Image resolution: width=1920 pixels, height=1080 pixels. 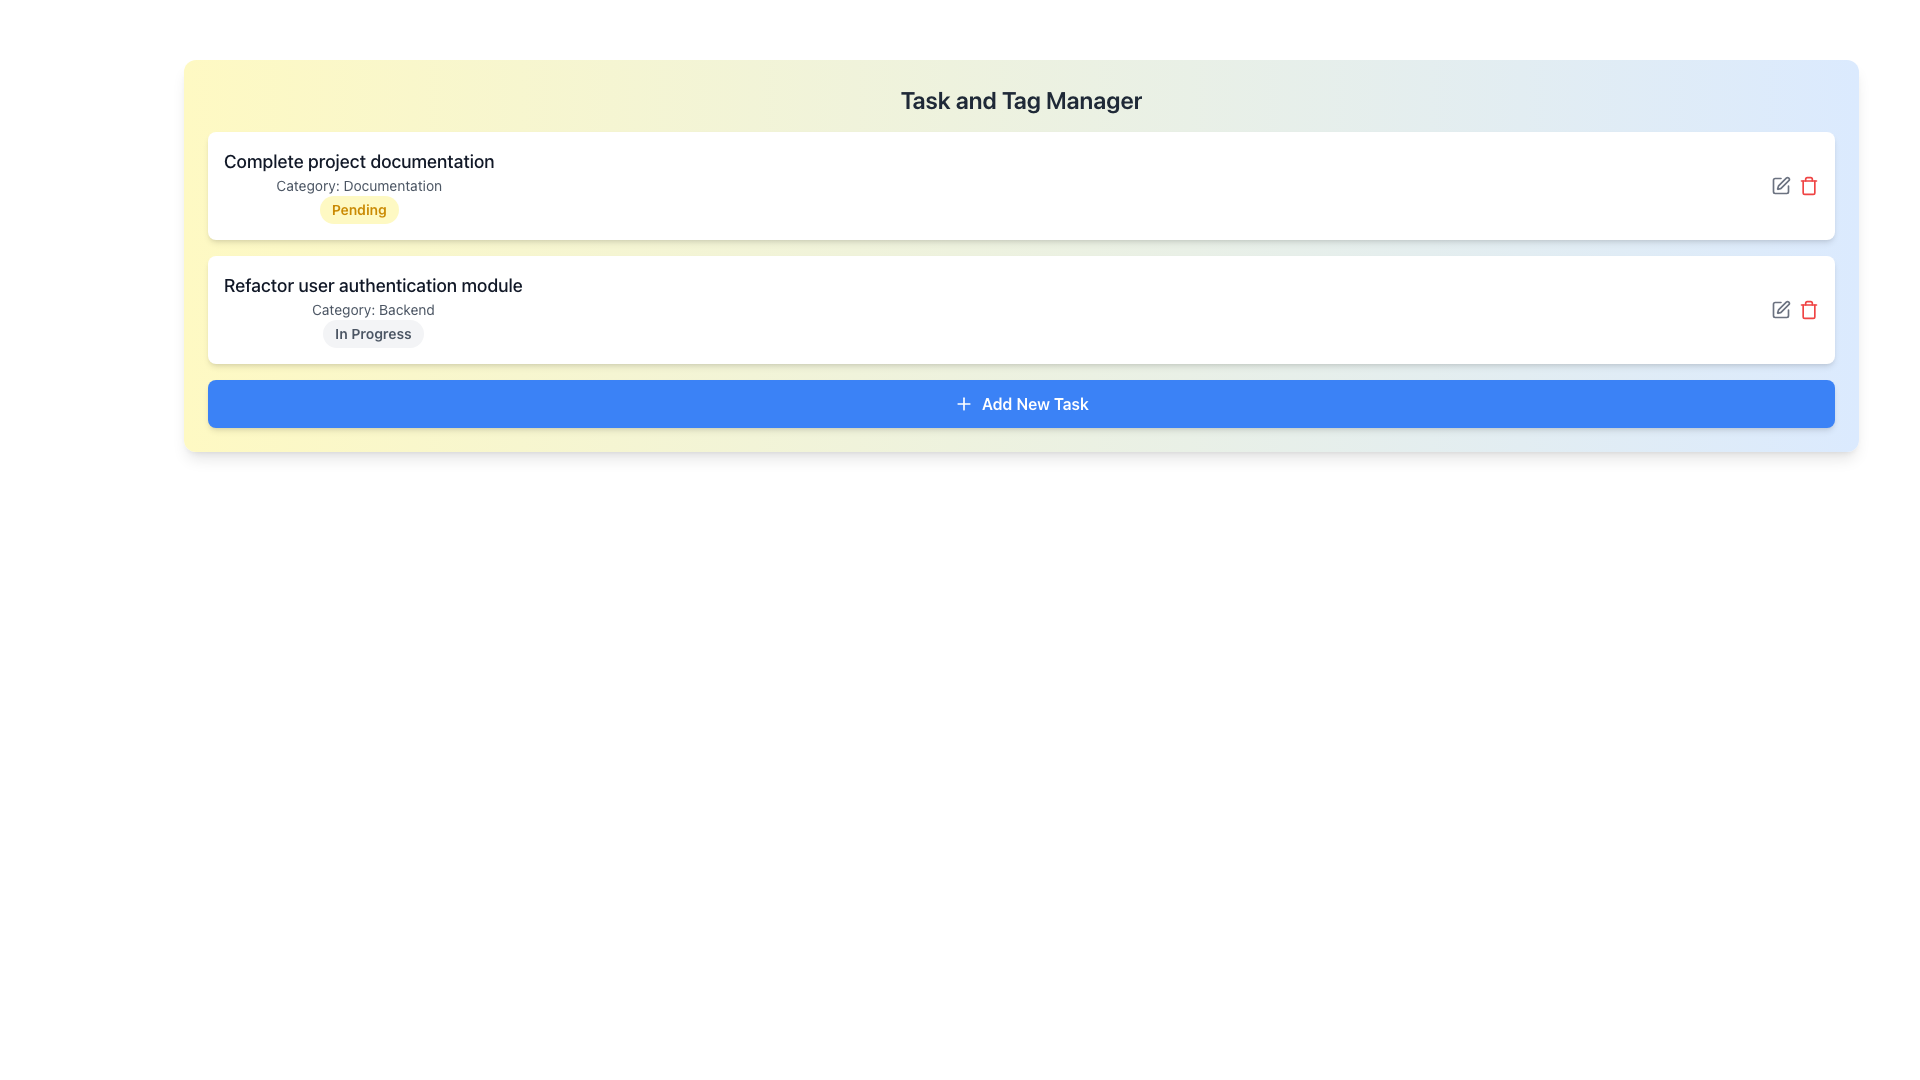 I want to click on the Status Badge displaying the text 'Pending', which has a light yellow background and bold orange text, located beneath the 'Category: Documentation' subheading, so click(x=359, y=209).